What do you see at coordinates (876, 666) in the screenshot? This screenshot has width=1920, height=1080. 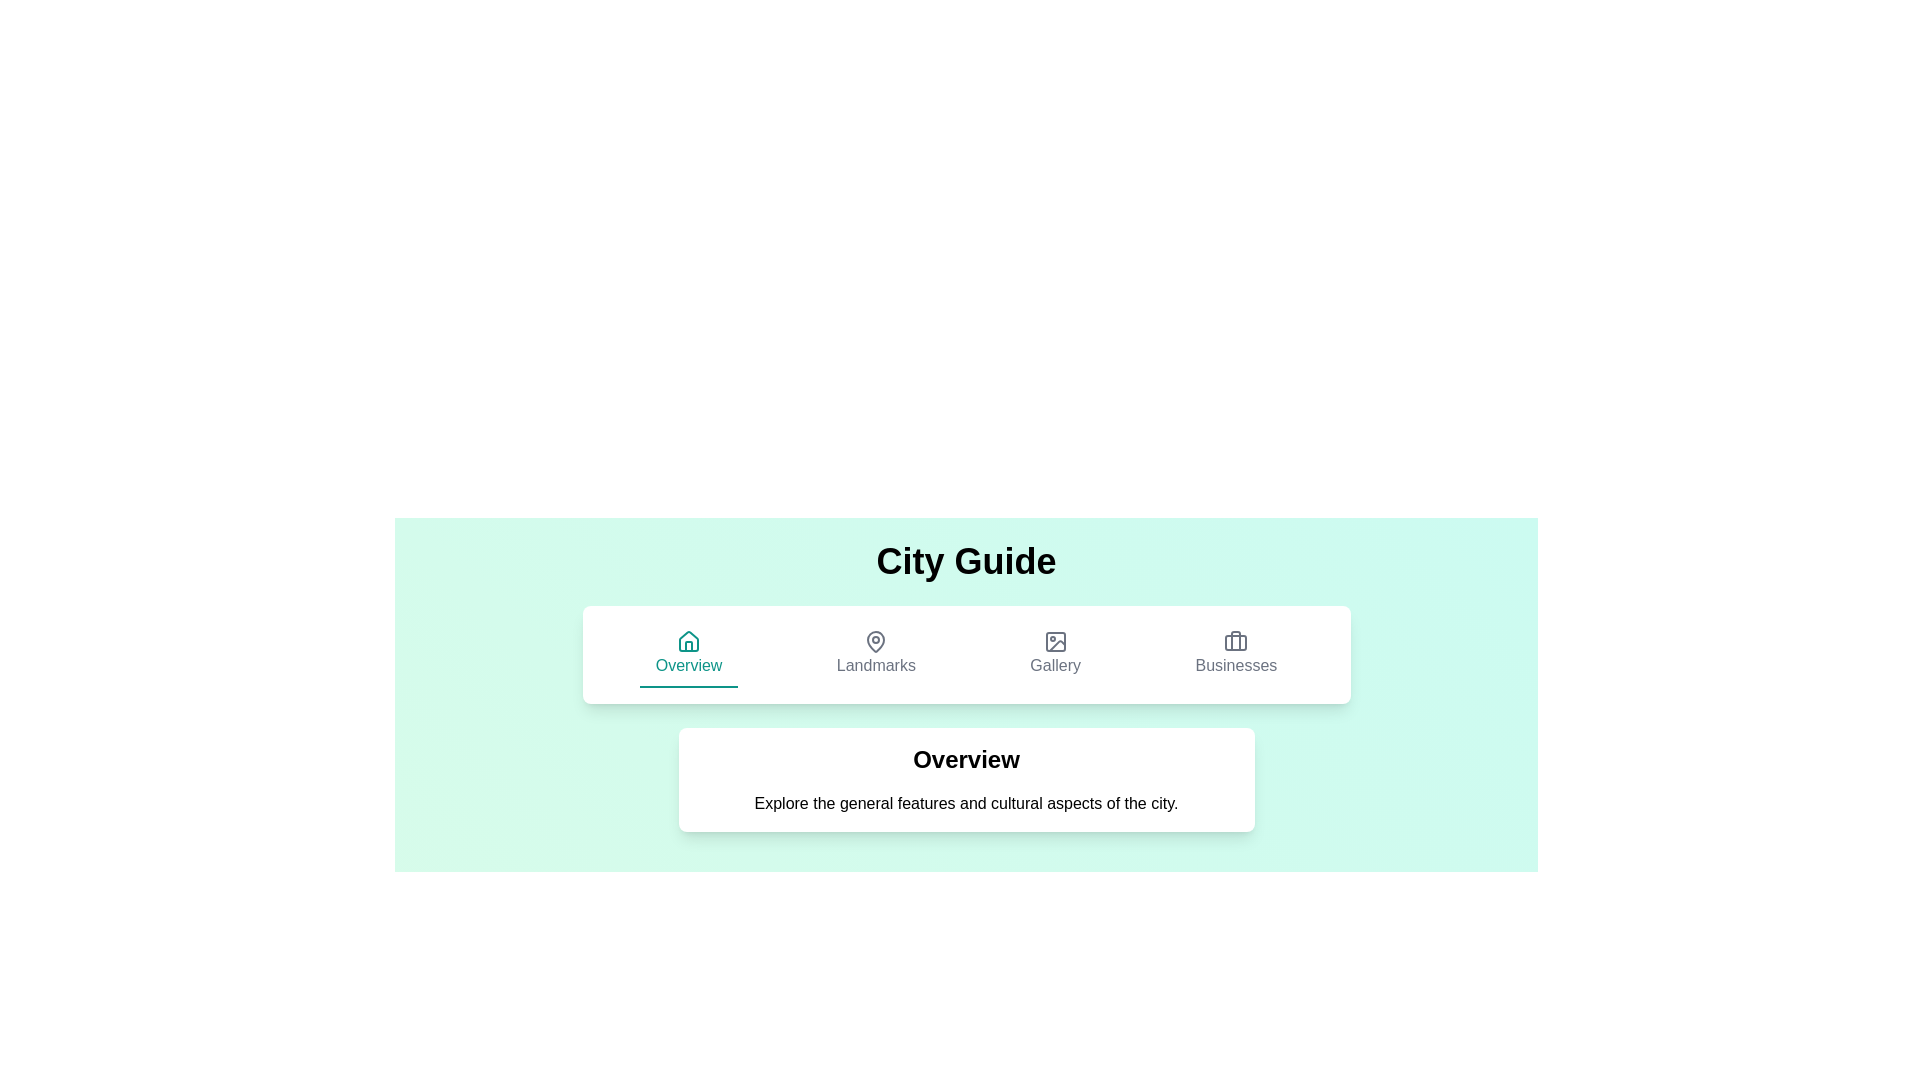 I see `the 'Landmarks' text label in the navigation menu` at bounding box center [876, 666].